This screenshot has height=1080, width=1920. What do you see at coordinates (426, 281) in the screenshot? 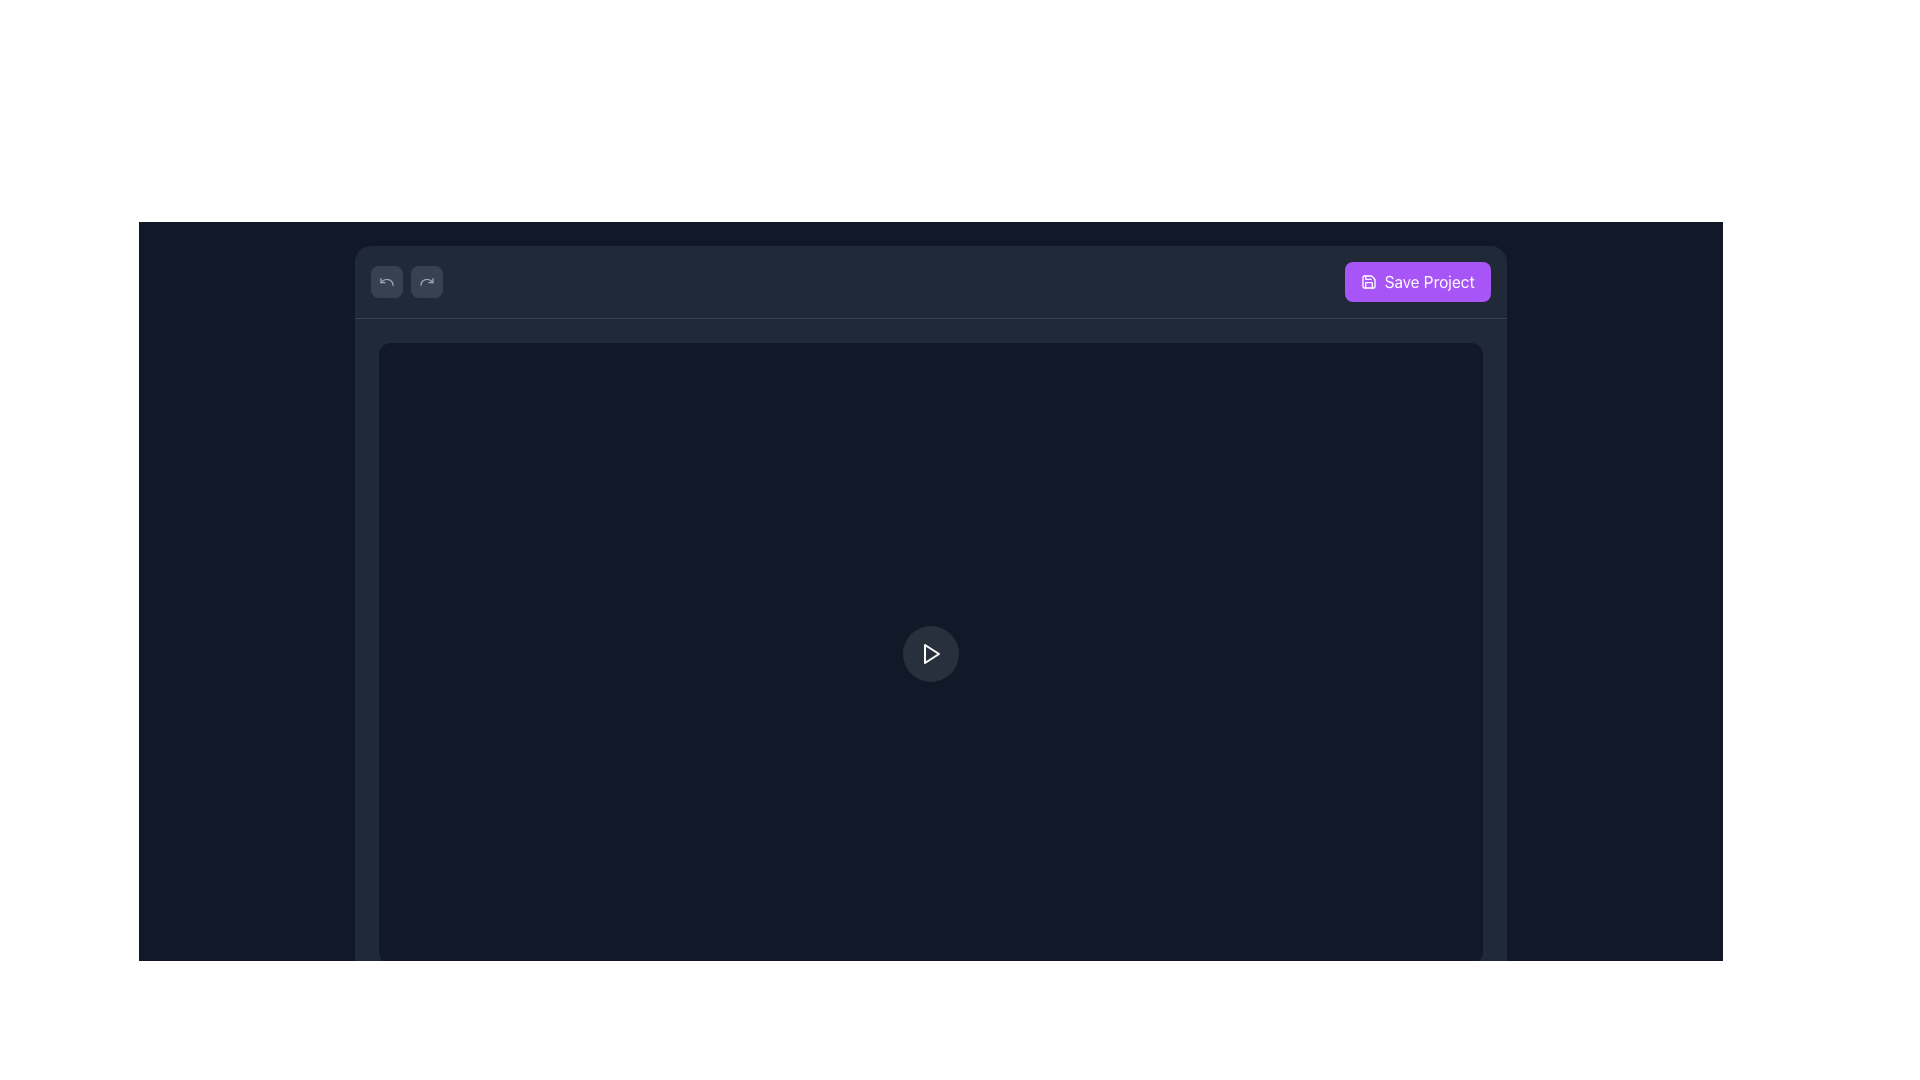
I see `the redo icon located in the top-left portion of the interface, adjacent to the undo icon` at bounding box center [426, 281].